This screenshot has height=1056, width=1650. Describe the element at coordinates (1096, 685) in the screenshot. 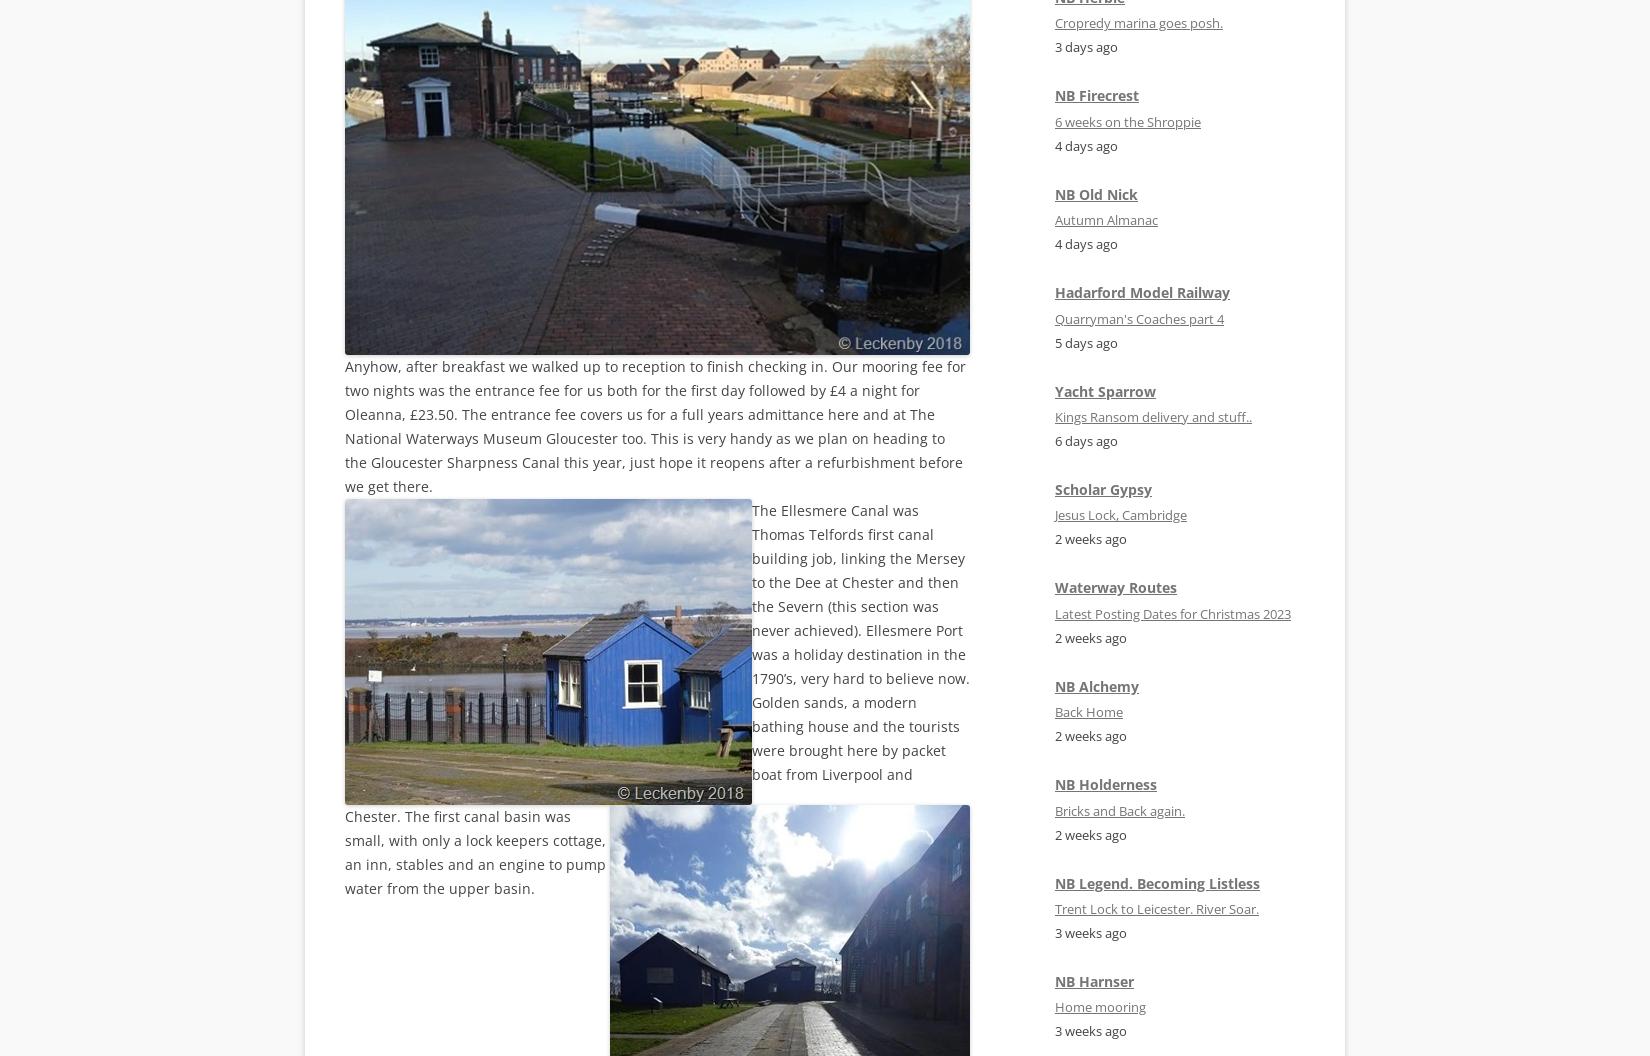

I see `'NB Alchemy'` at that location.